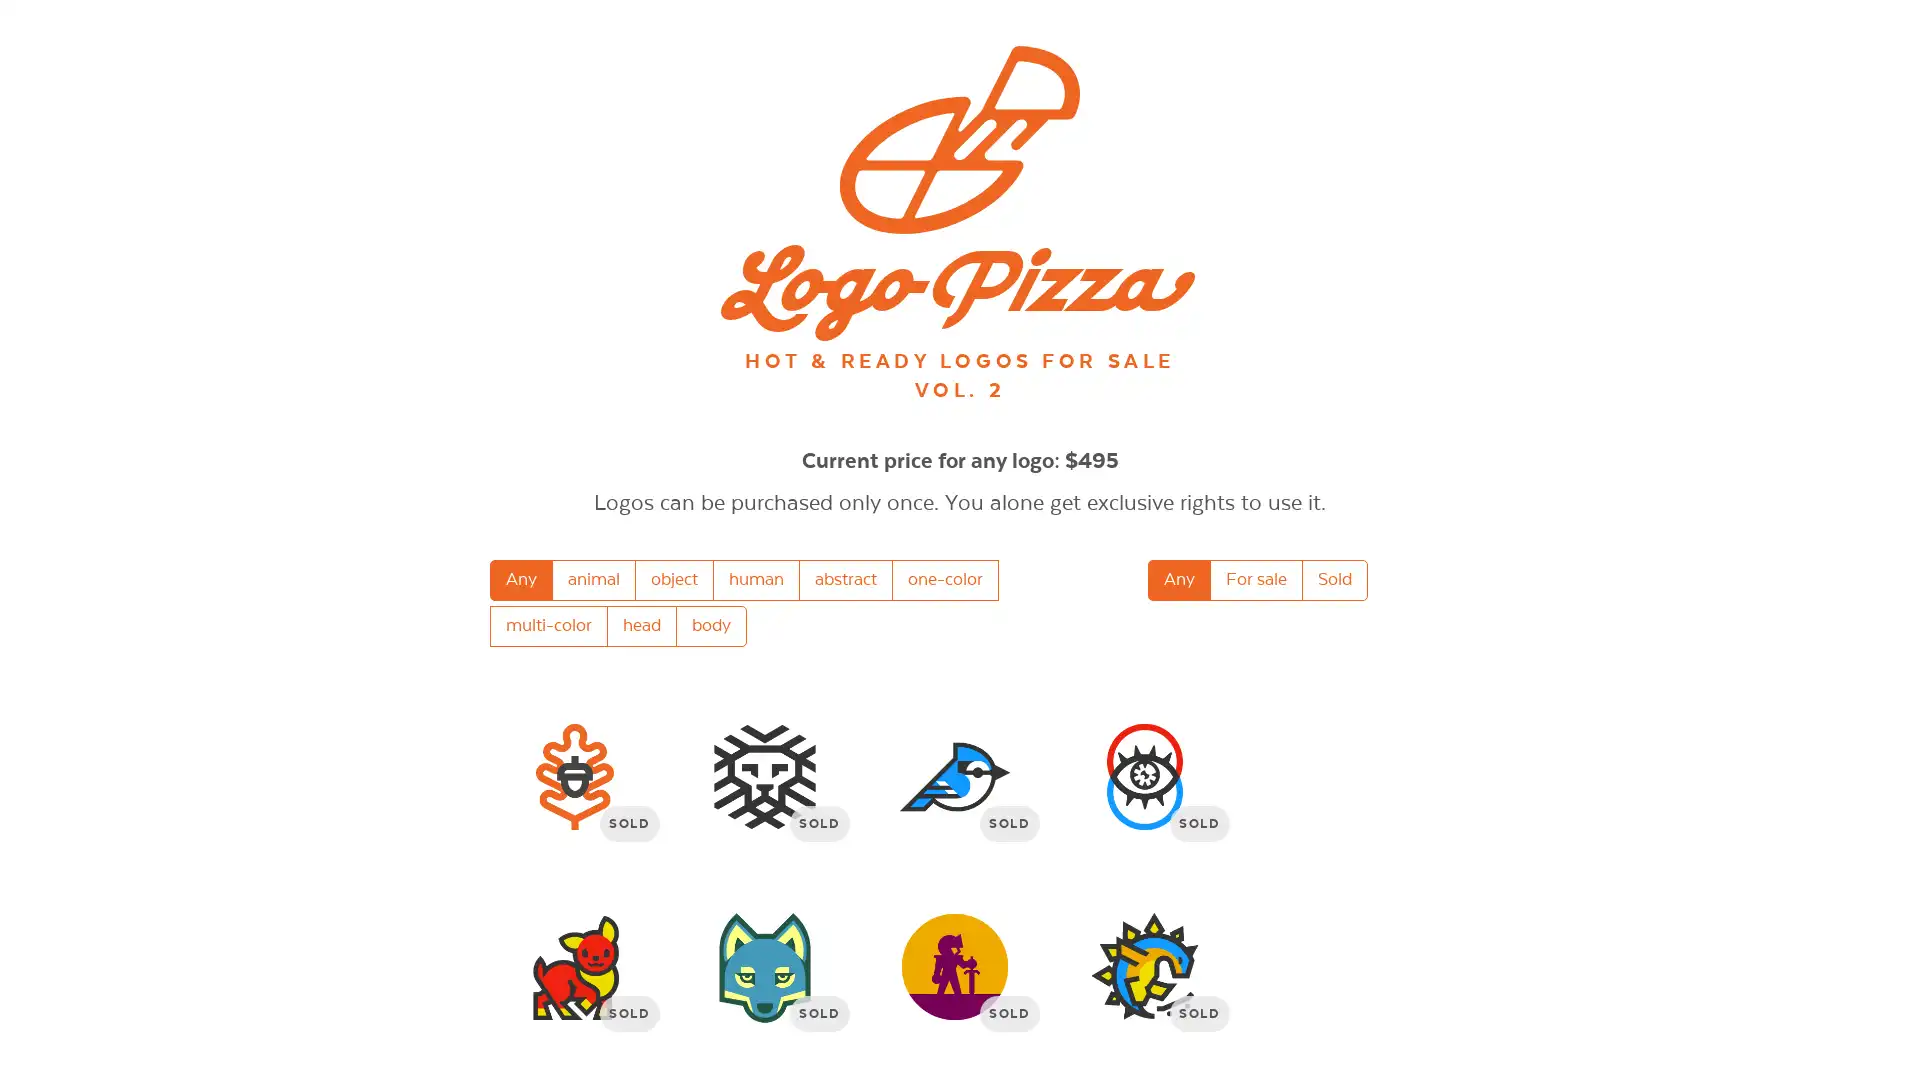 Image resolution: width=1920 pixels, height=1080 pixels. What do you see at coordinates (755, 580) in the screenshot?
I see `human` at bounding box center [755, 580].